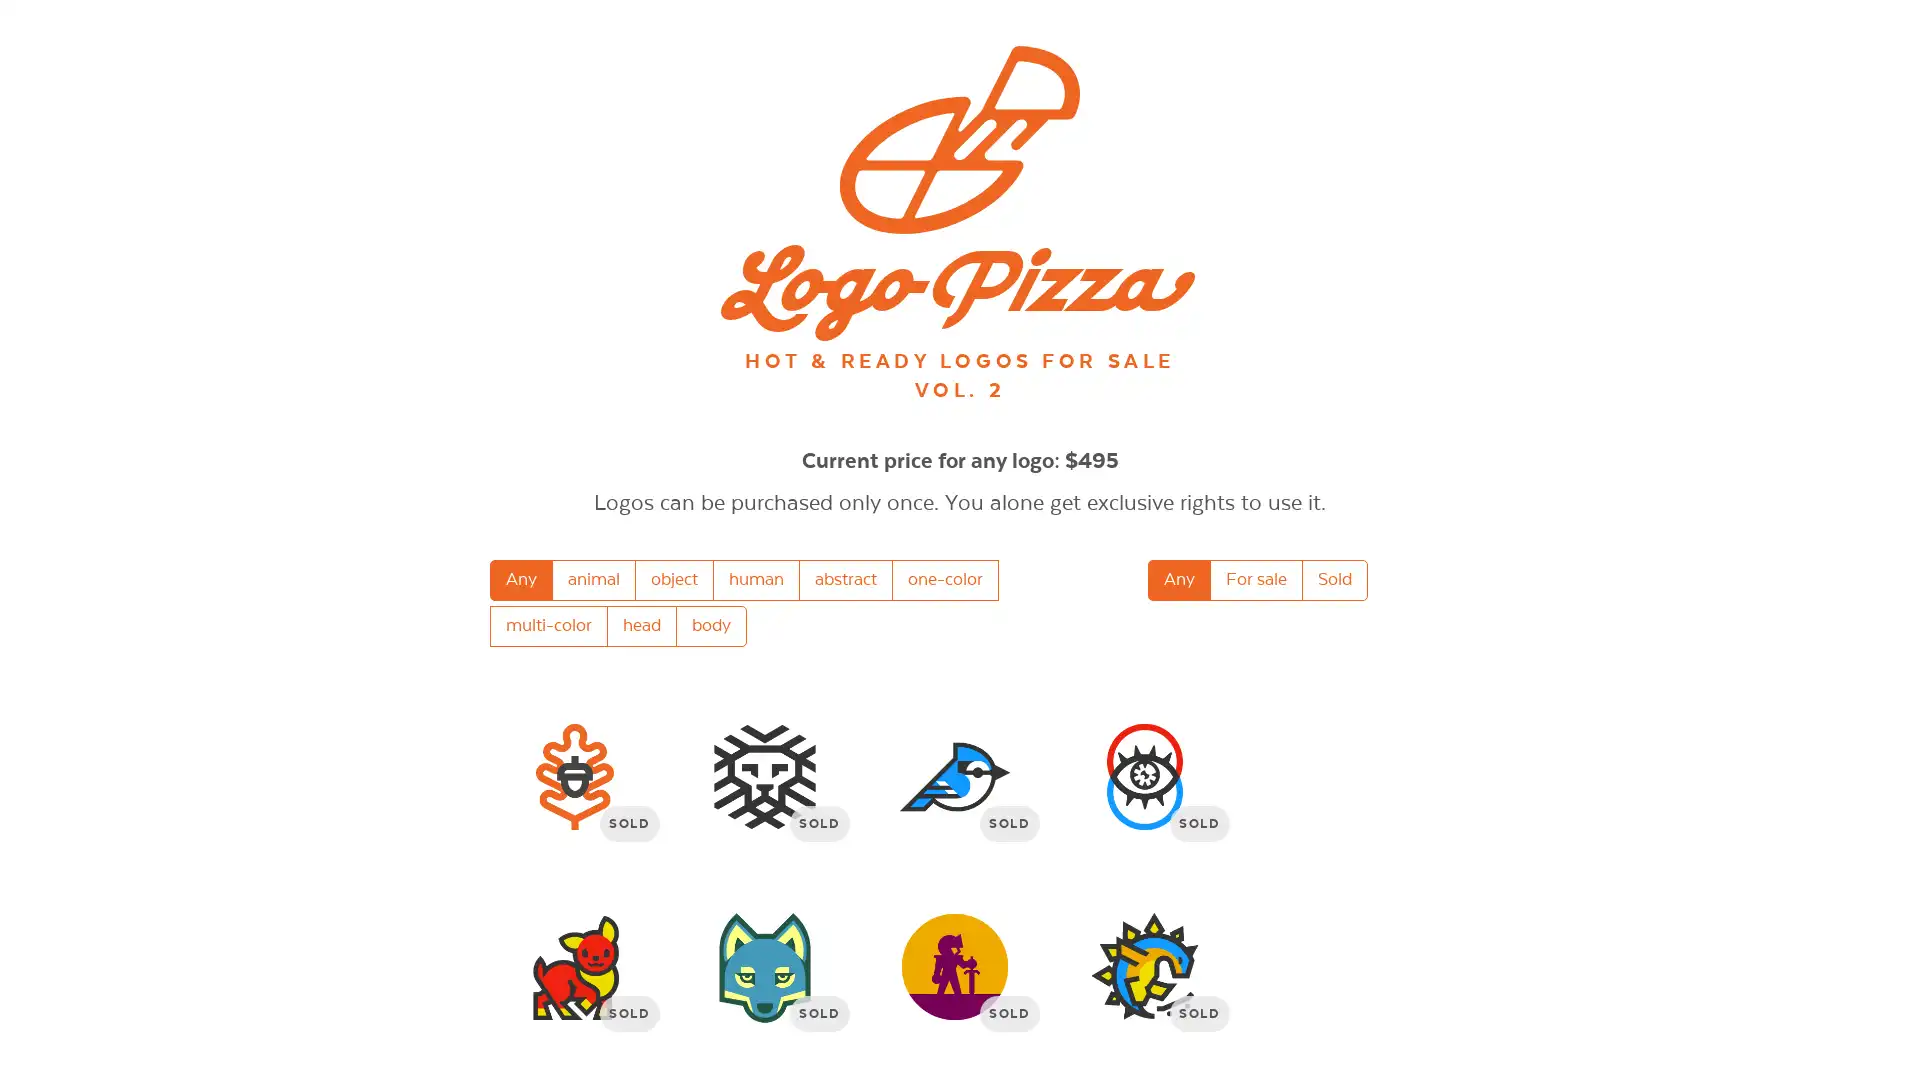 Image resolution: width=1920 pixels, height=1080 pixels. What do you see at coordinates (755, 580) in the screenshot?
I see `human` at bounding box center [755, 580].